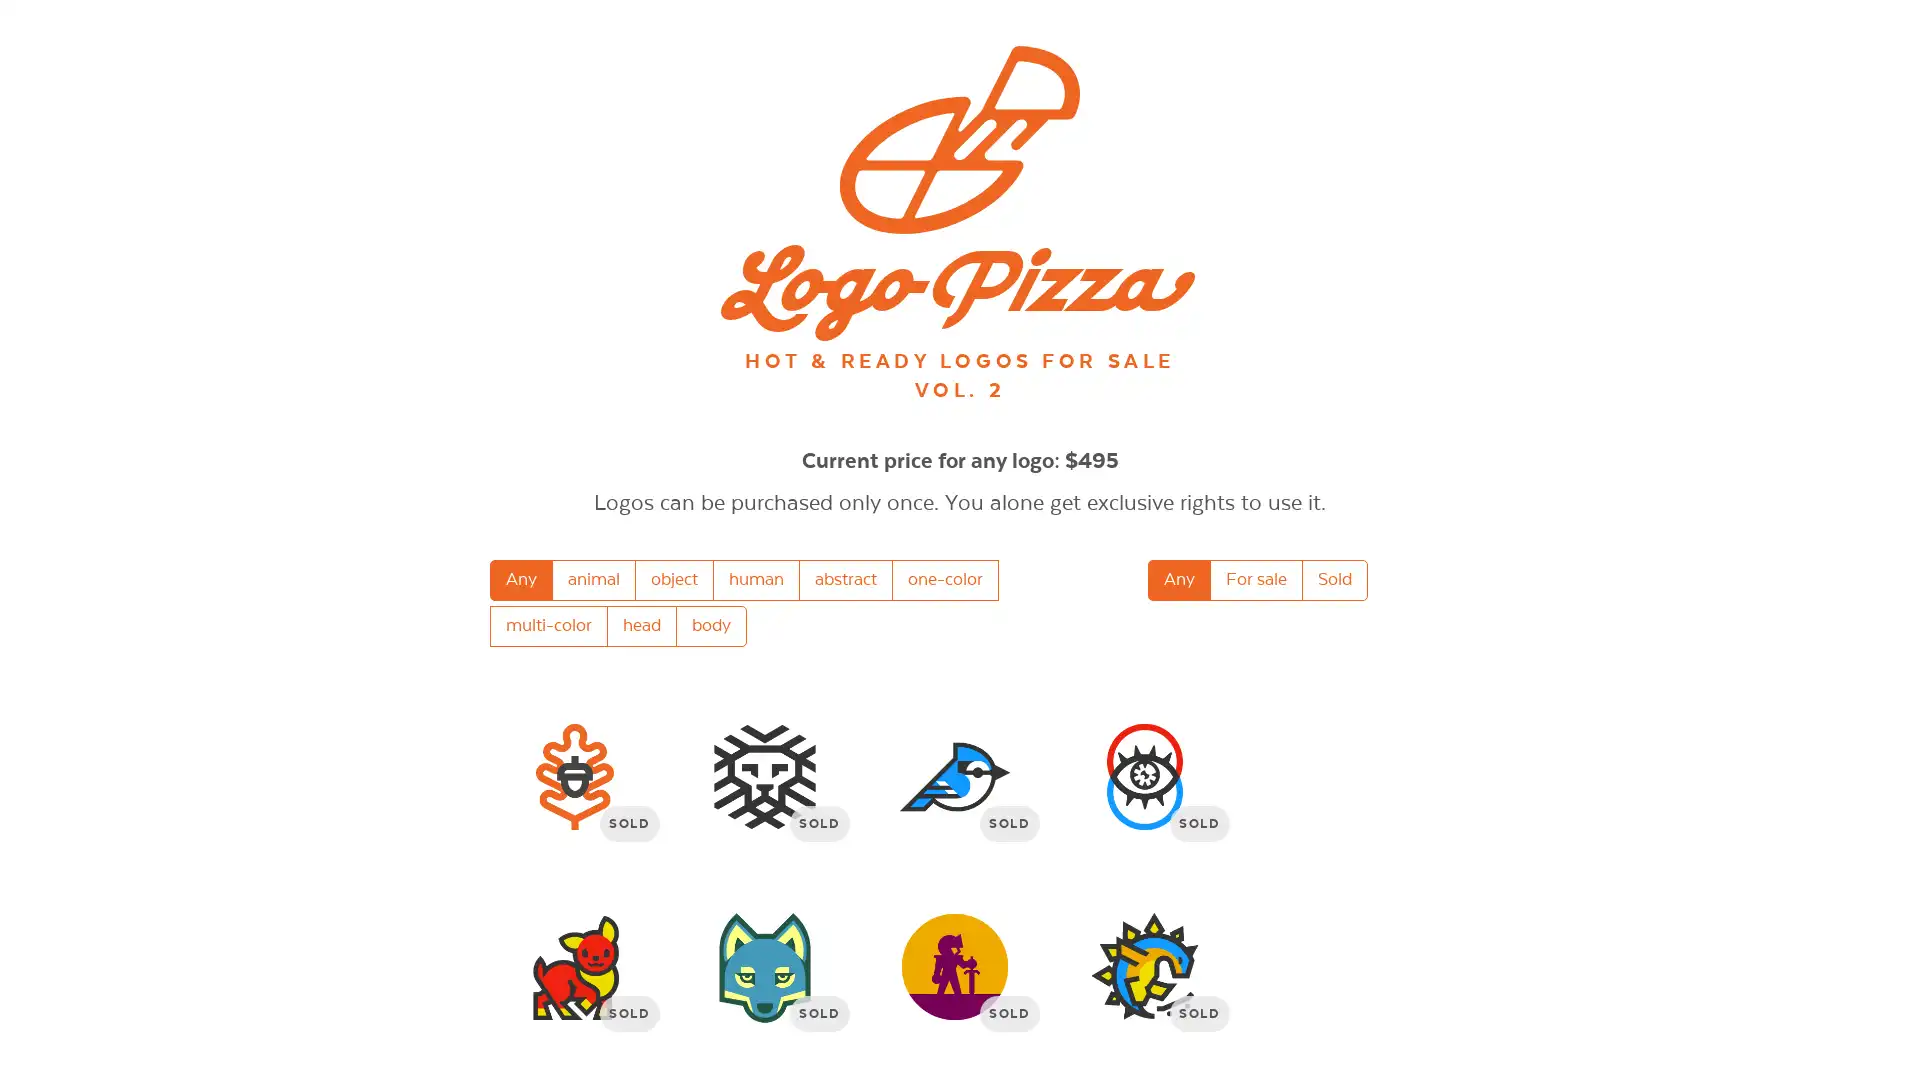 Image resolution: width=1920 pixels, height=1080 pixels. What do you see at coordinates (755, 580) in the screenshot?
I see `human` at bounding box center [755, 580].